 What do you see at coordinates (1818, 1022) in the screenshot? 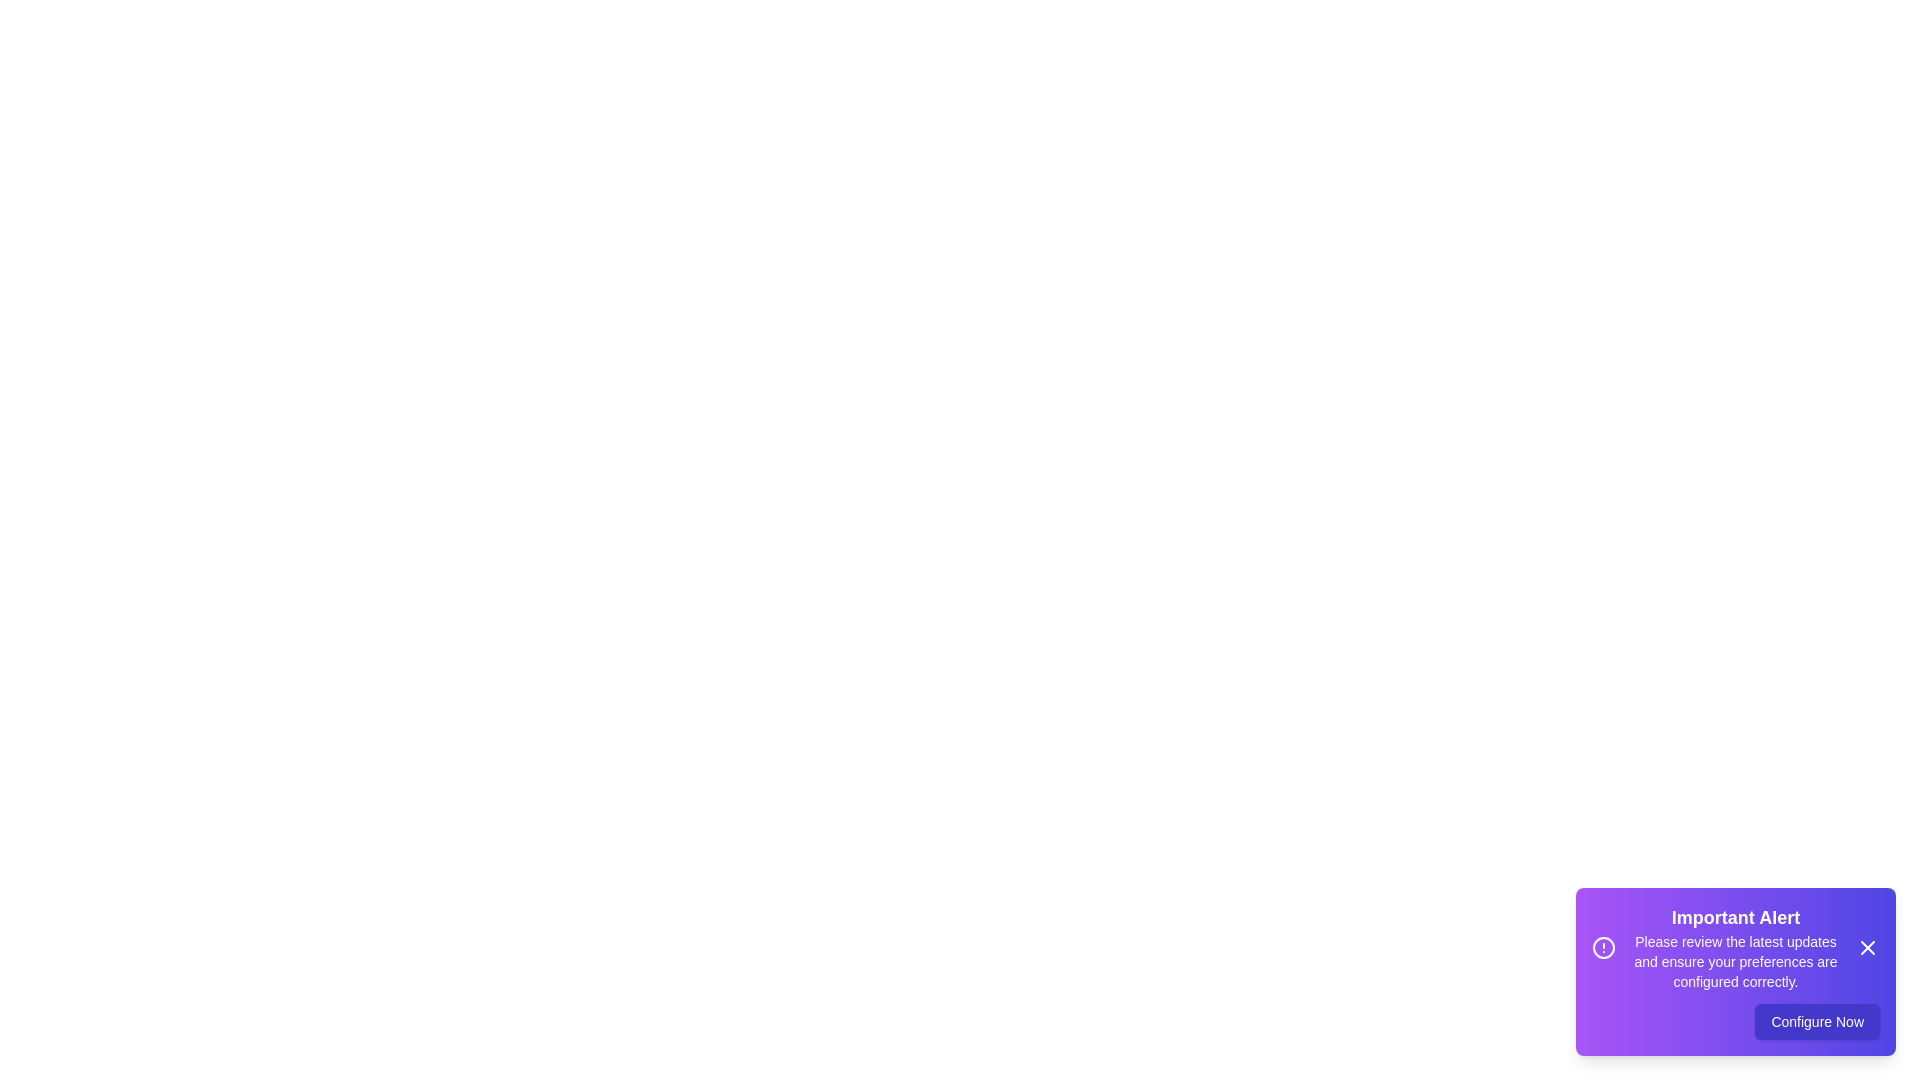
I see `the 'Configure Now' button to open the configuration options` at bounding box center [1818, 1022].